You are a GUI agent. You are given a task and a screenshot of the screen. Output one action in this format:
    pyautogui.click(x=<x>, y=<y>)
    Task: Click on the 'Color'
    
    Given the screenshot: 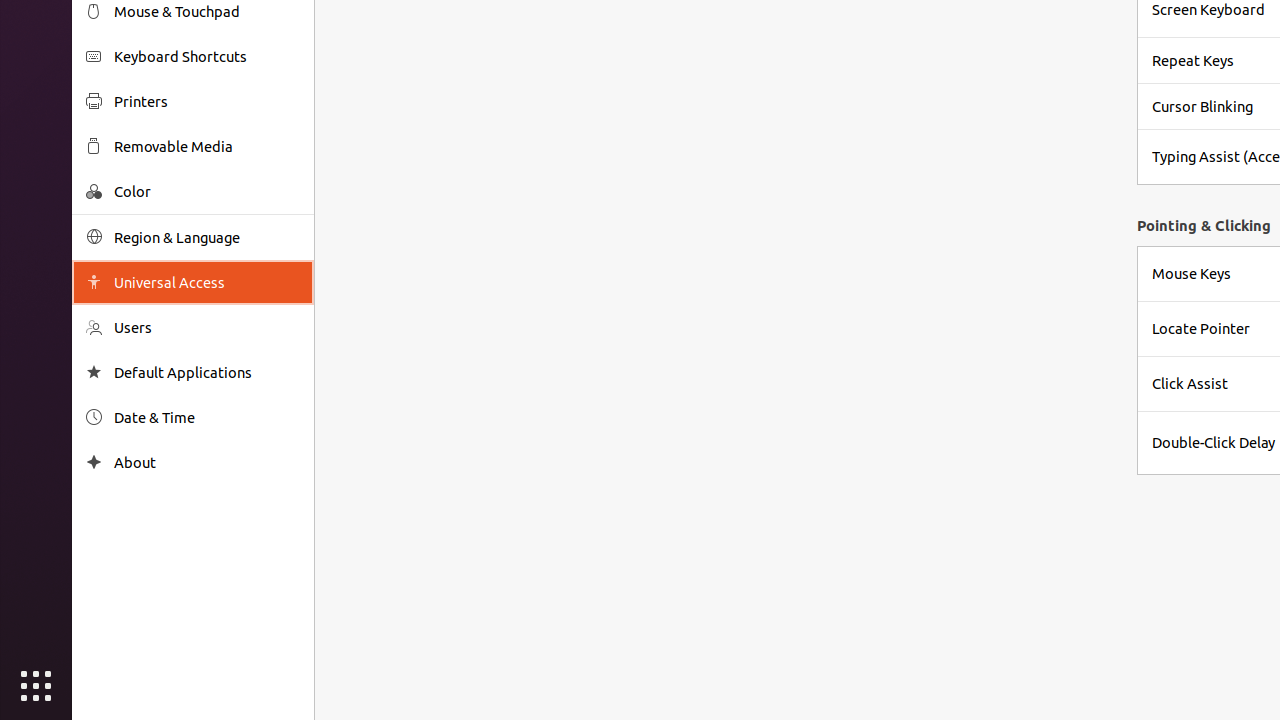 What is the action you would take?
    pyautogui.click(x=206, y=191)
    